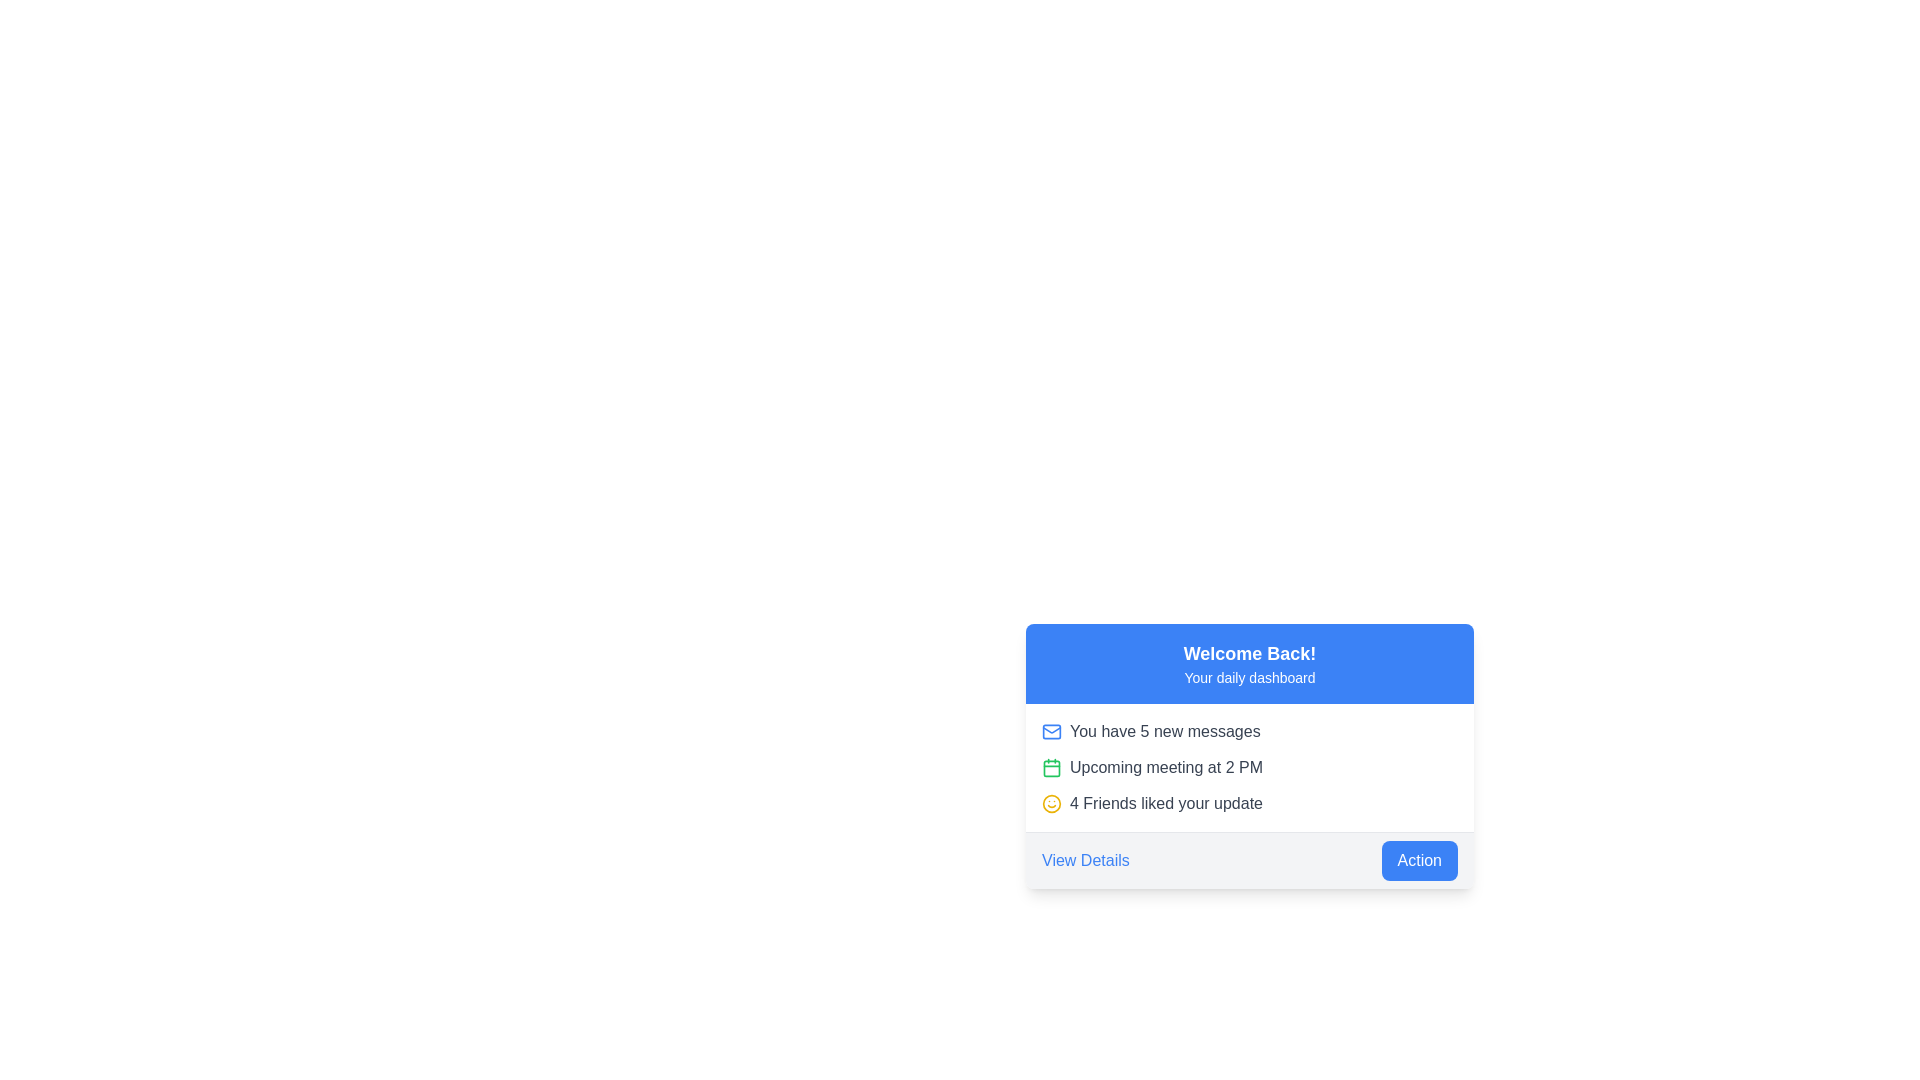  I want to click on the calendar icon with a green design, which is positioned to the left of the text 'Upcoming meeting at 2 PM' in a vertically stacked list, so click(1050, 766).